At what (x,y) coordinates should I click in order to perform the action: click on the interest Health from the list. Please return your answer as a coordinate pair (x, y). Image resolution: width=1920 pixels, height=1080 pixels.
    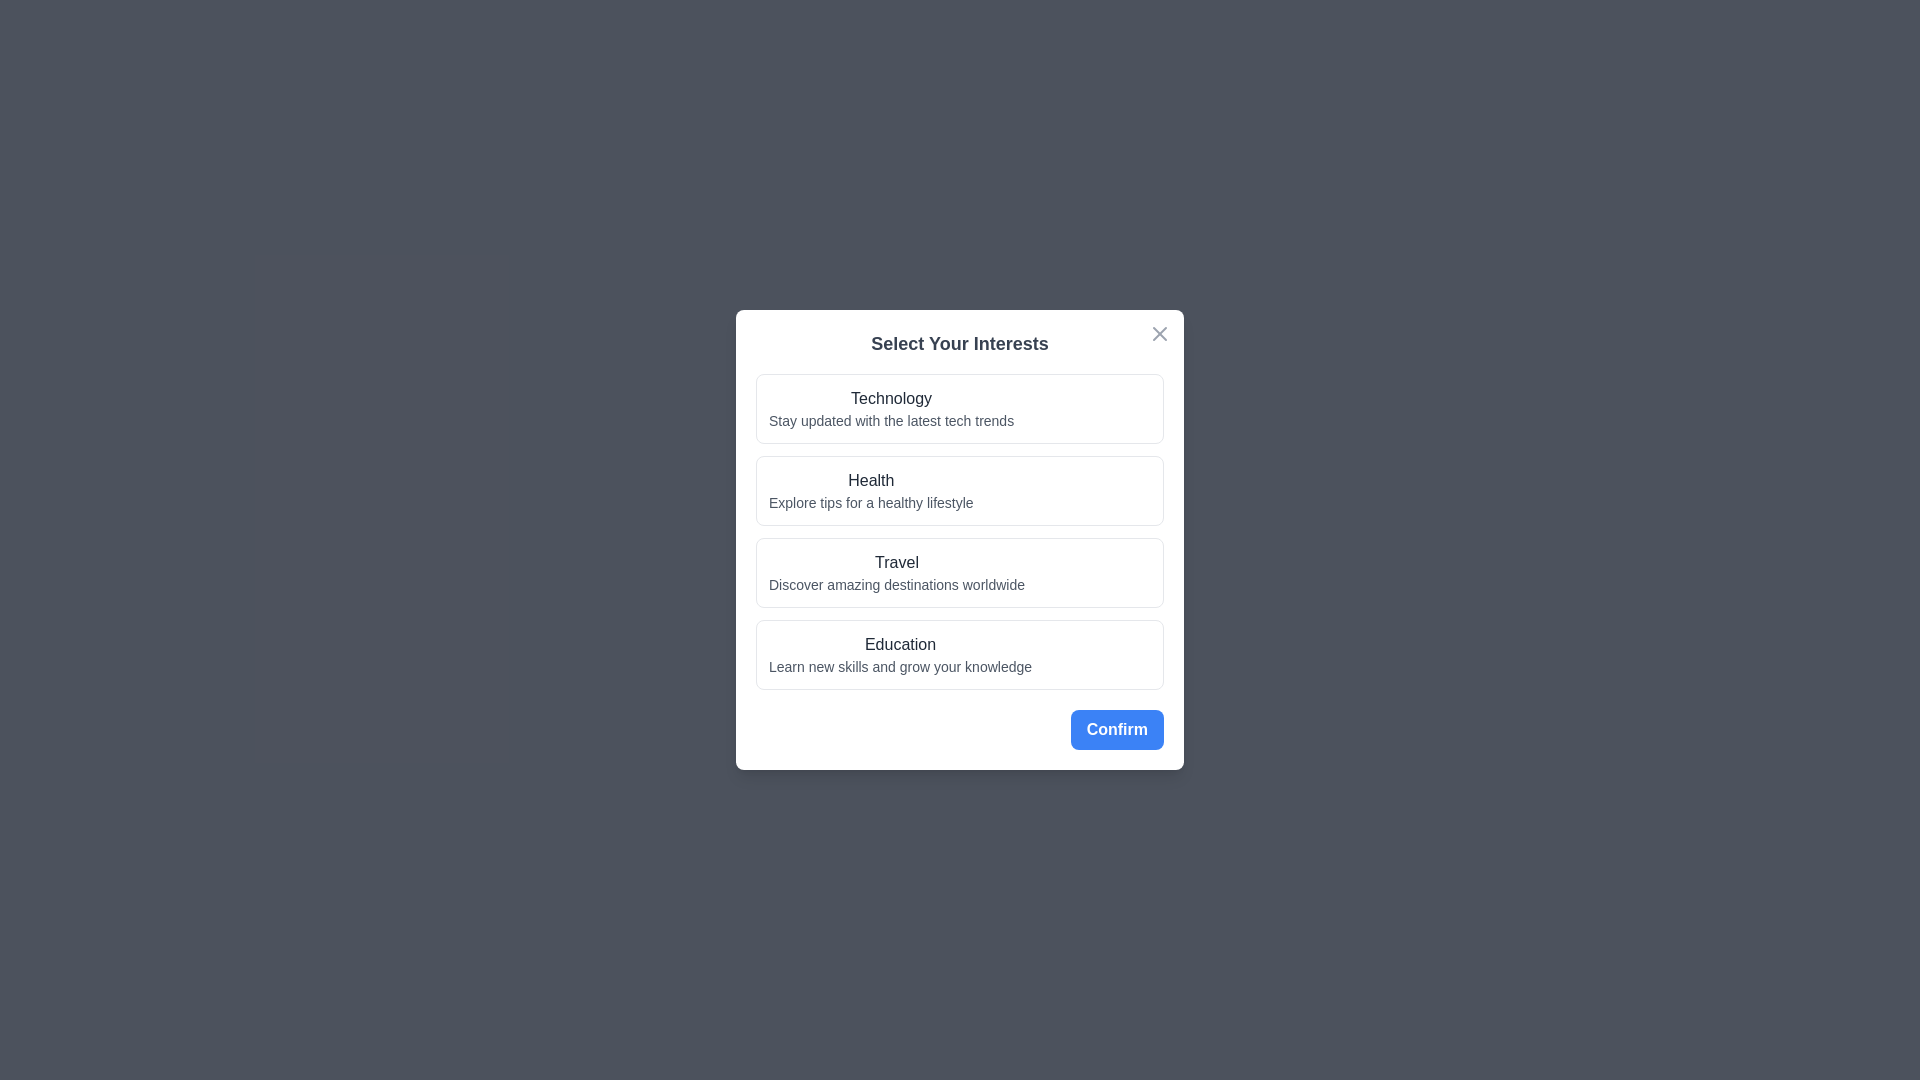
    Looking at the image, I should click on (960, 490).